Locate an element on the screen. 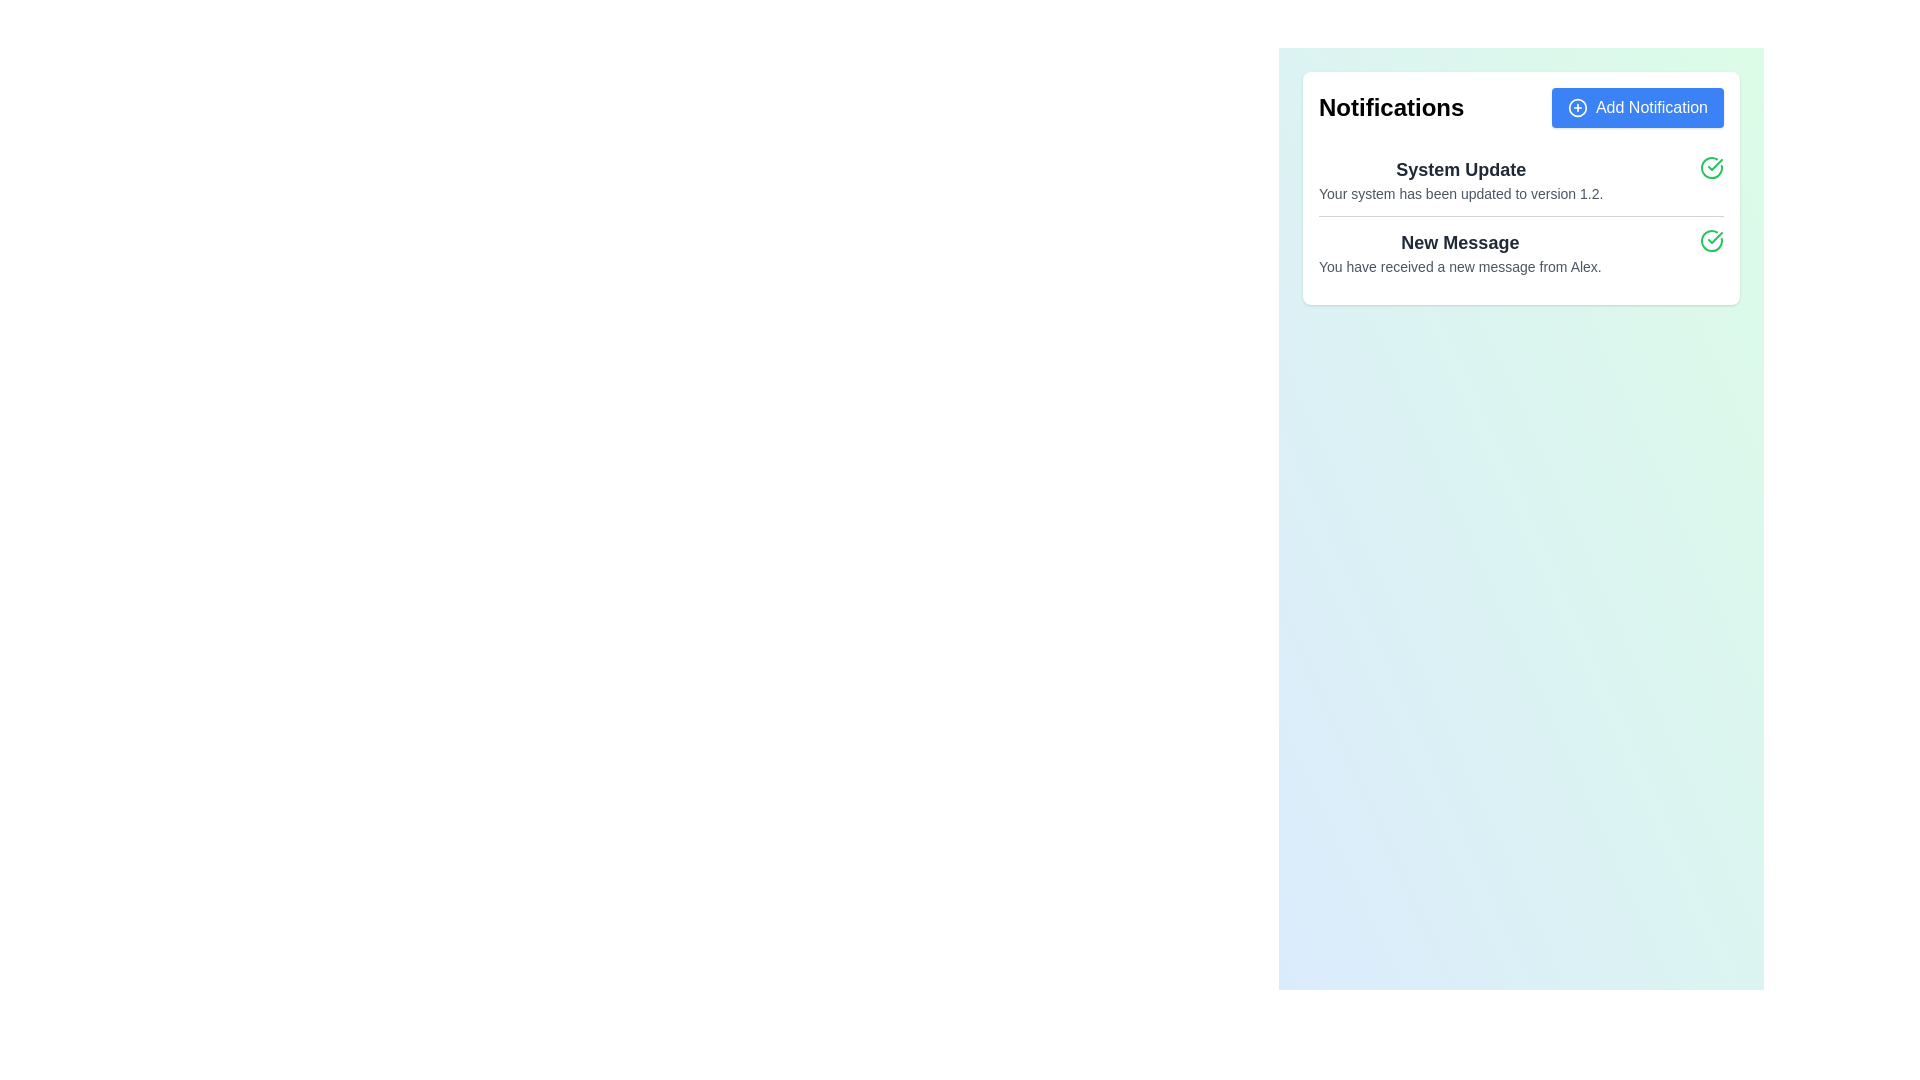 The width and height of the screenshot is (1920, 1080). the circular icon part of the 'Add Notification' button located in the top-right corner of the notification panel is located at coordinates (1576, 108).